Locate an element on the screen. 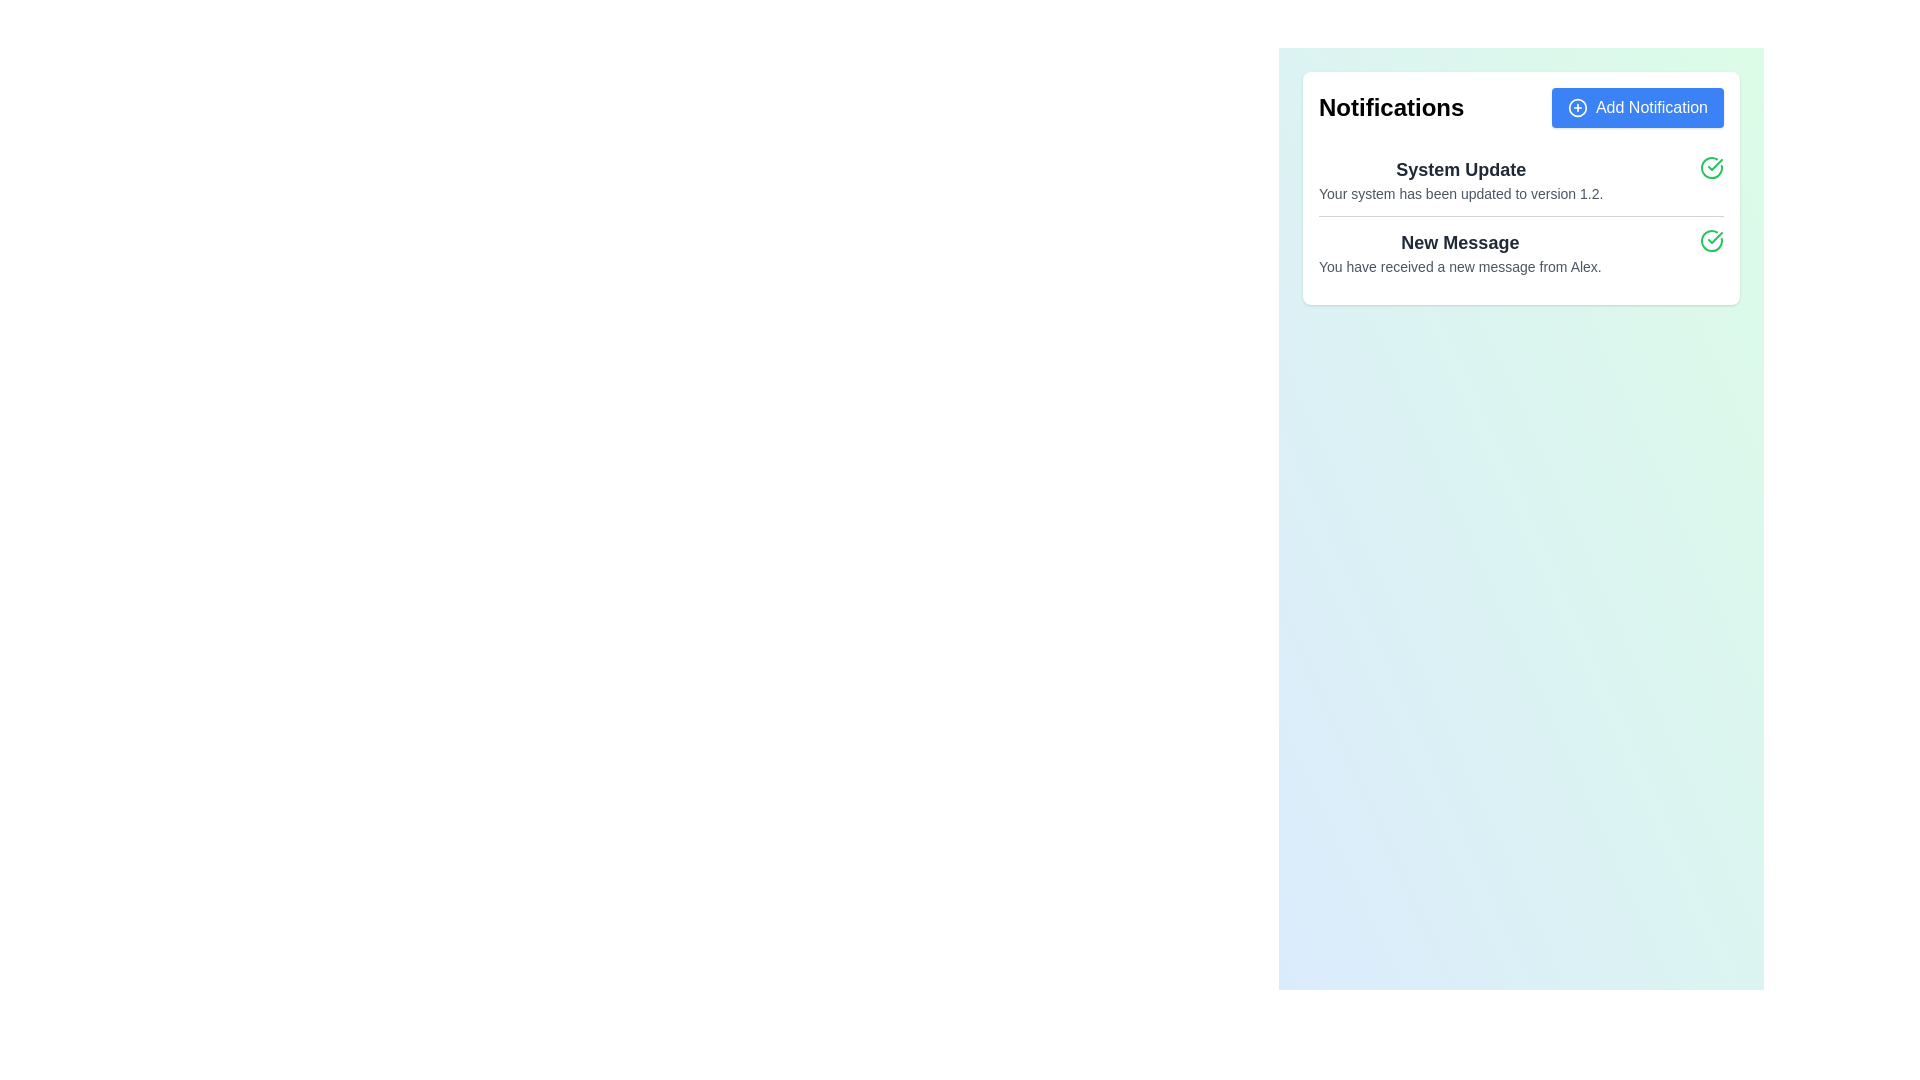 The width and height of the screenshot is (1920, 1080). the circular icon part of the 'Add Notification' button located in the top-right corner of the notification panel is located at coordinates (1576, 108).